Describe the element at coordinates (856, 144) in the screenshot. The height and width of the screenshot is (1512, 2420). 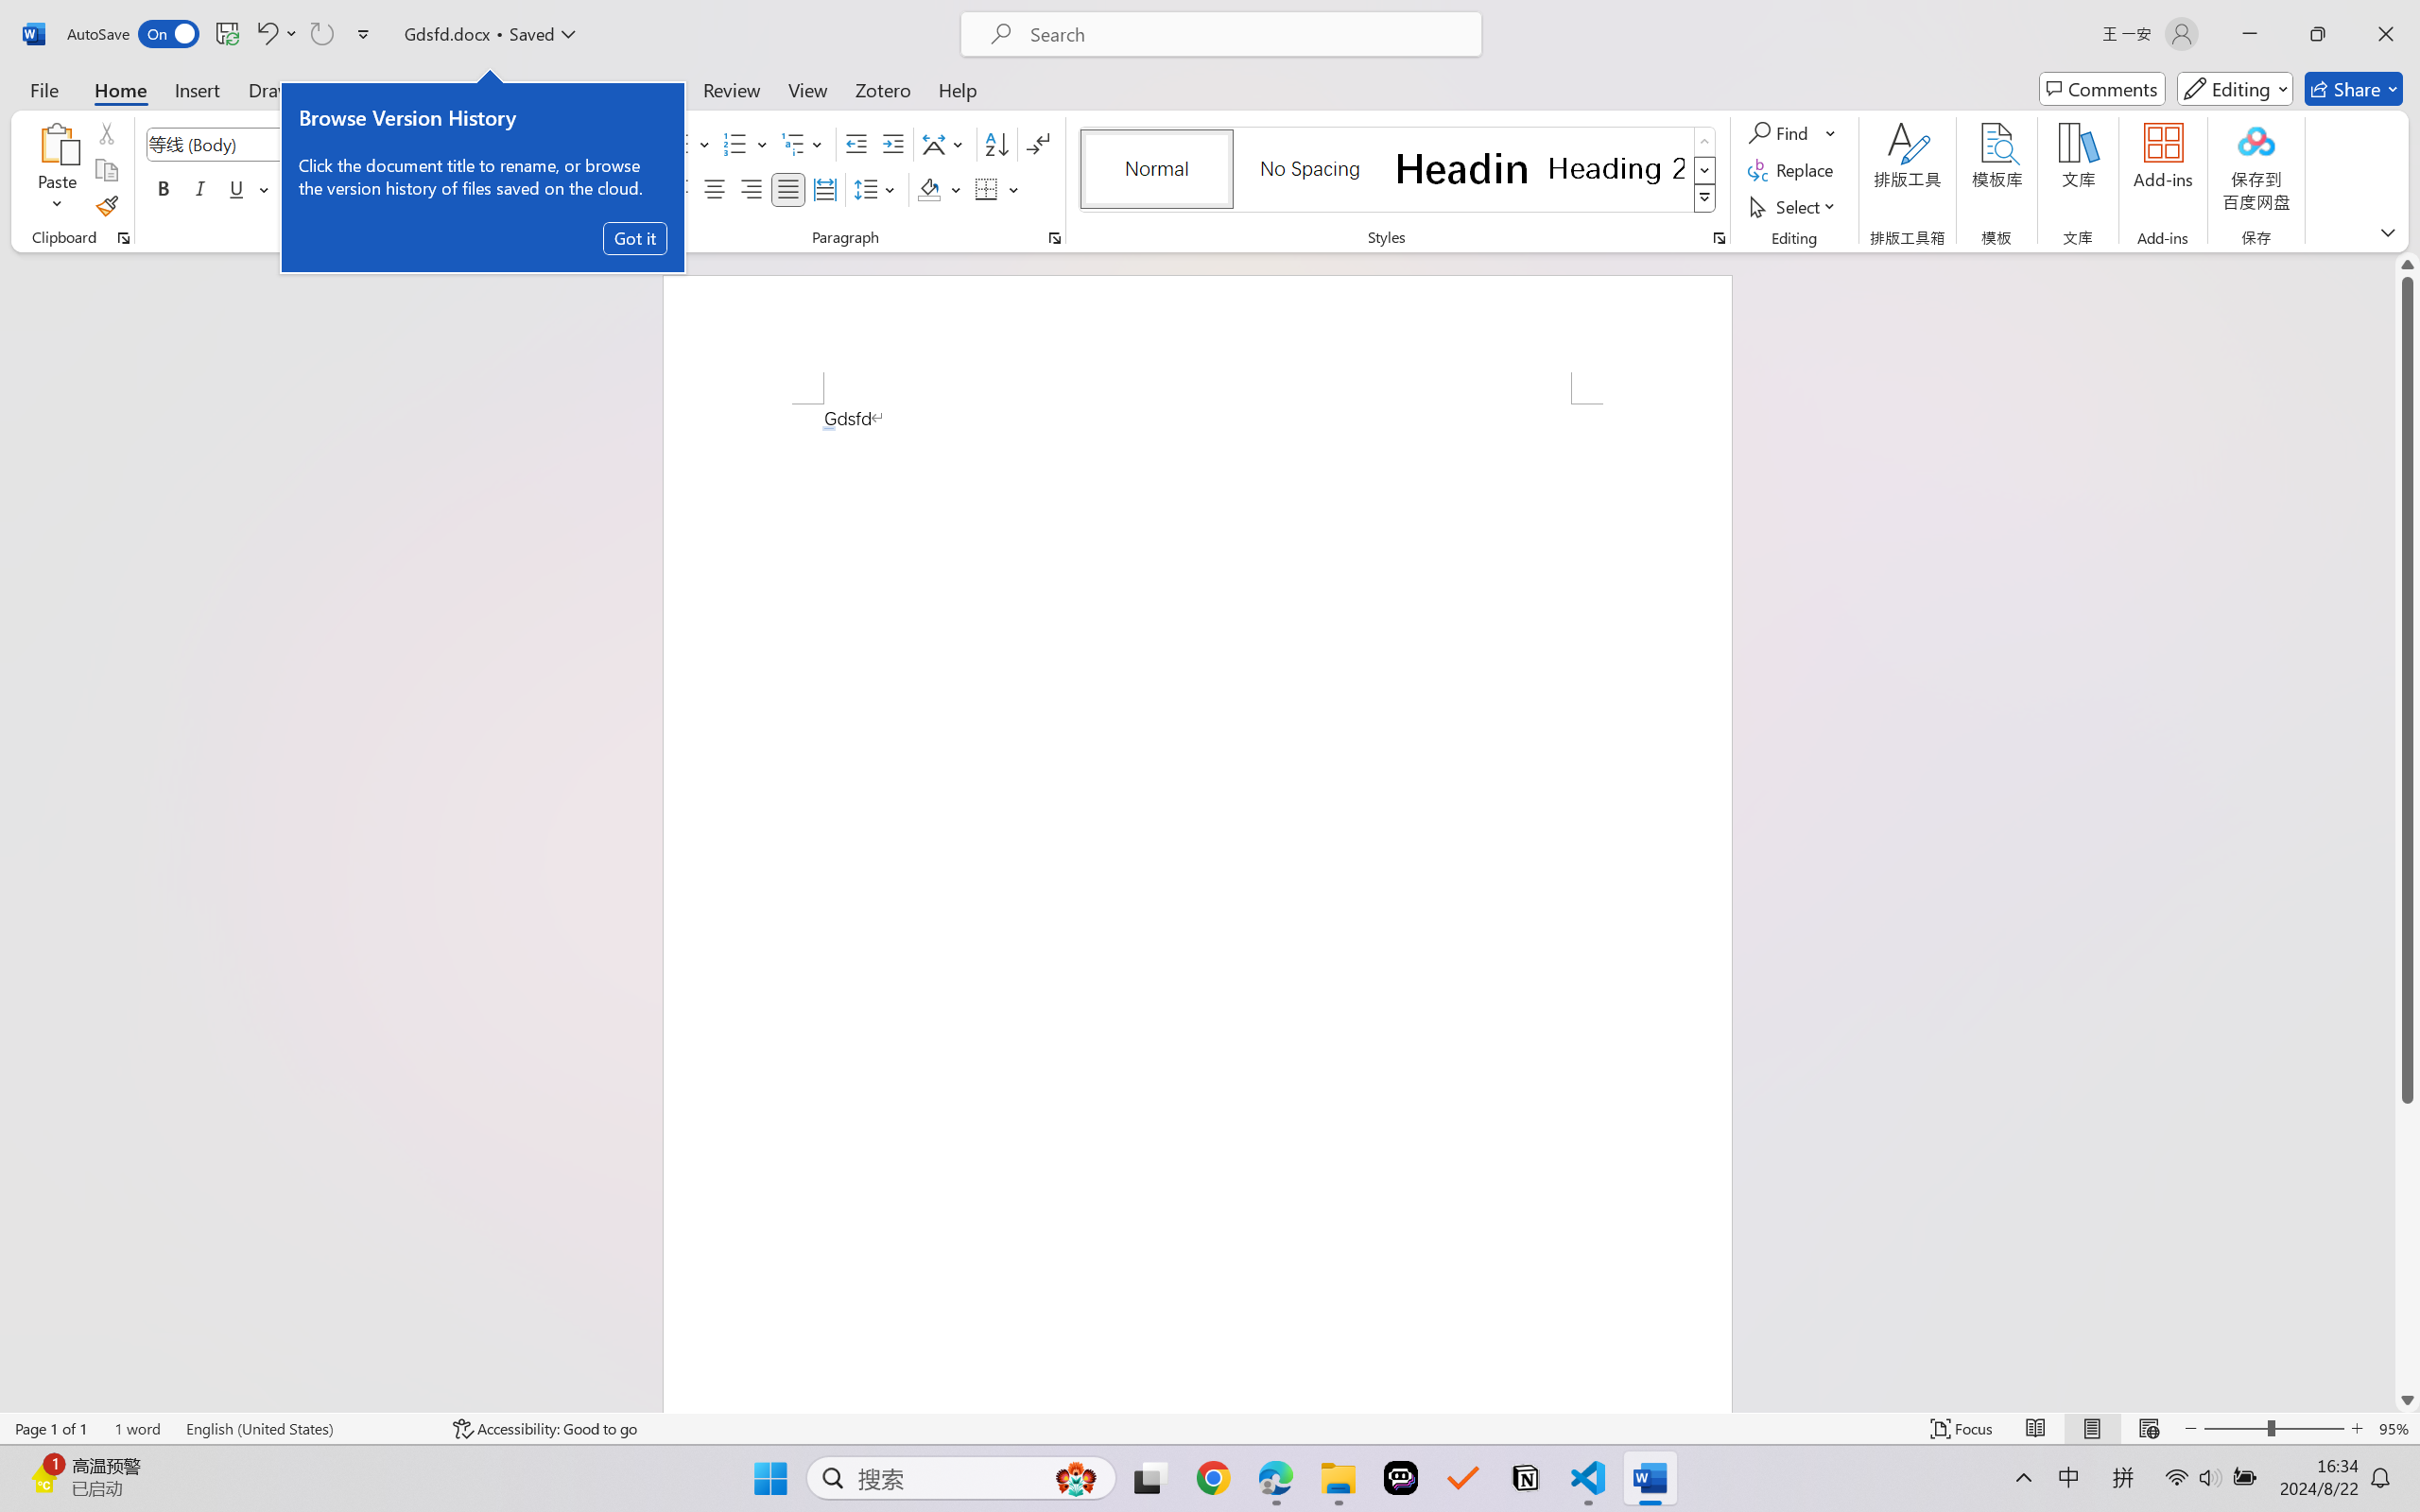
I see `'Decrease Indent'` at that location.